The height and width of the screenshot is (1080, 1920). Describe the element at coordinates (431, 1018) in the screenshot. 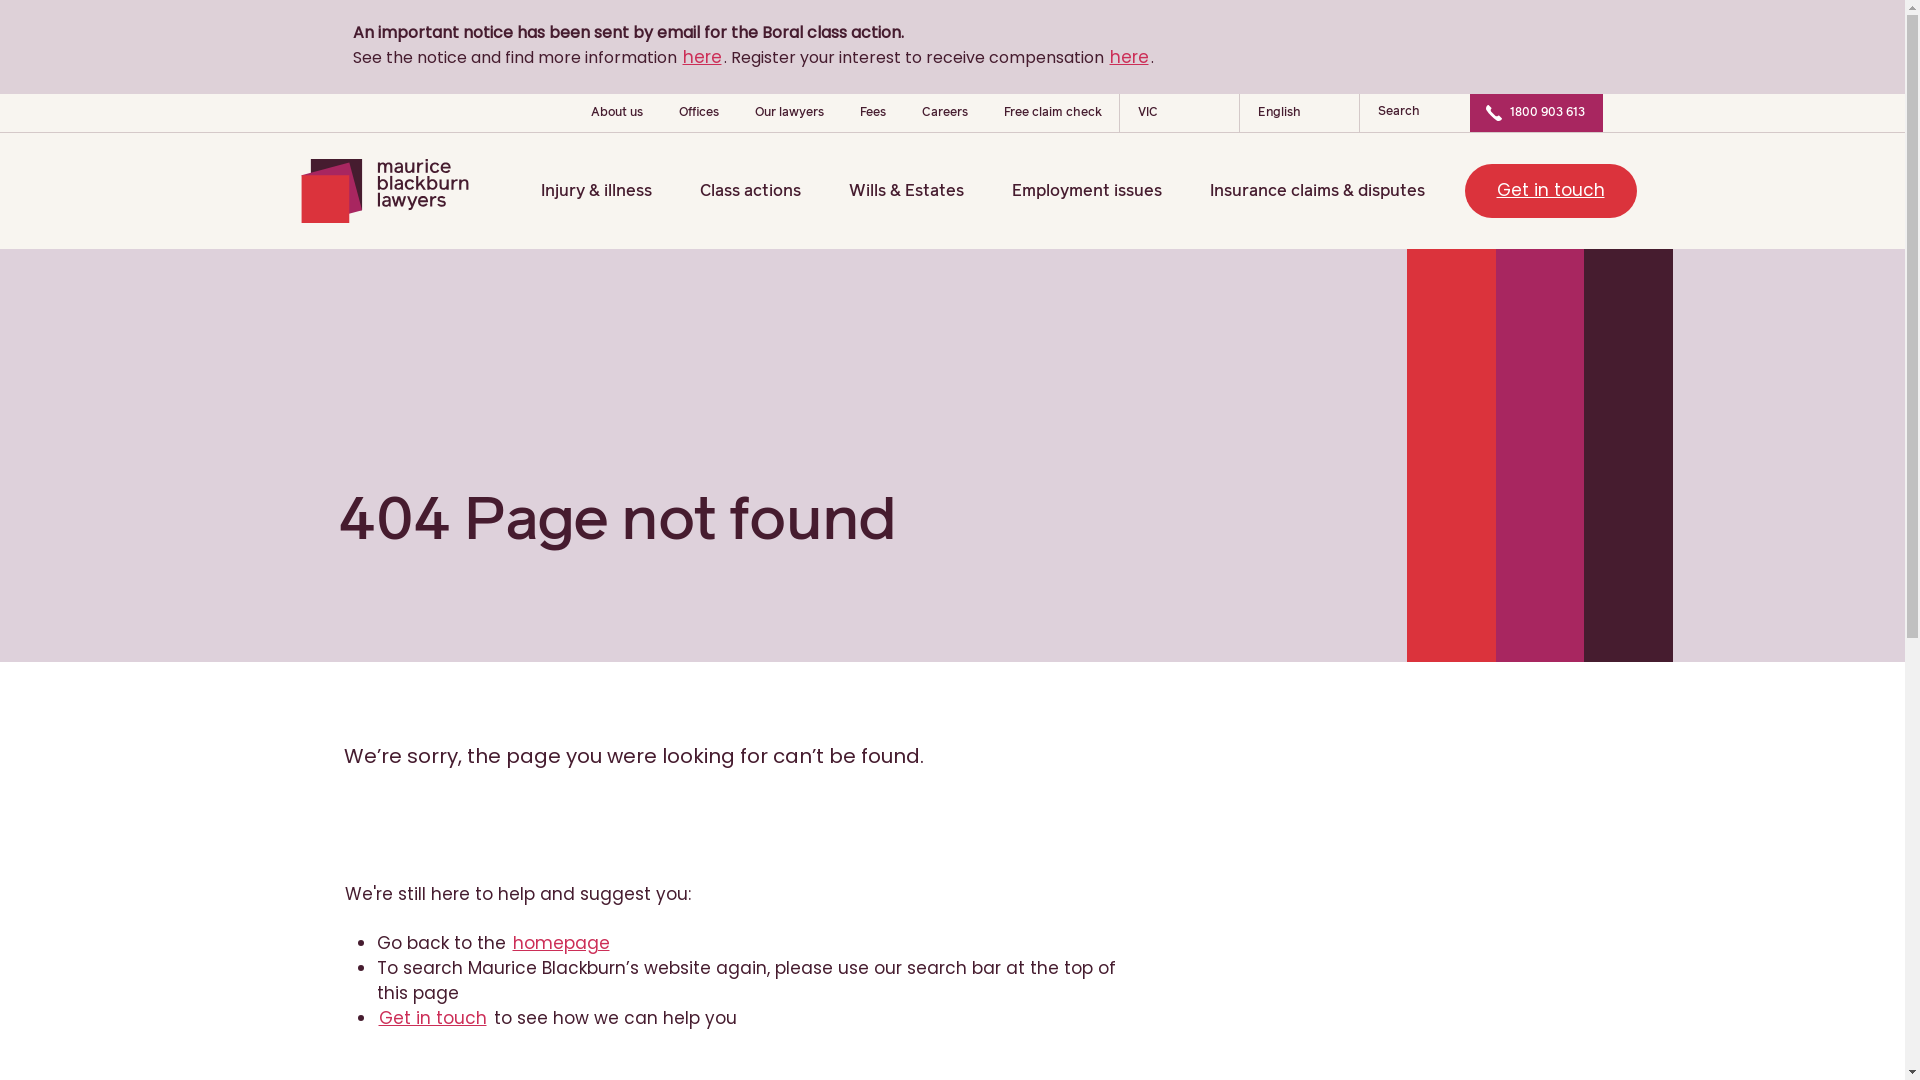

I see `'Get in touch'` at that location.